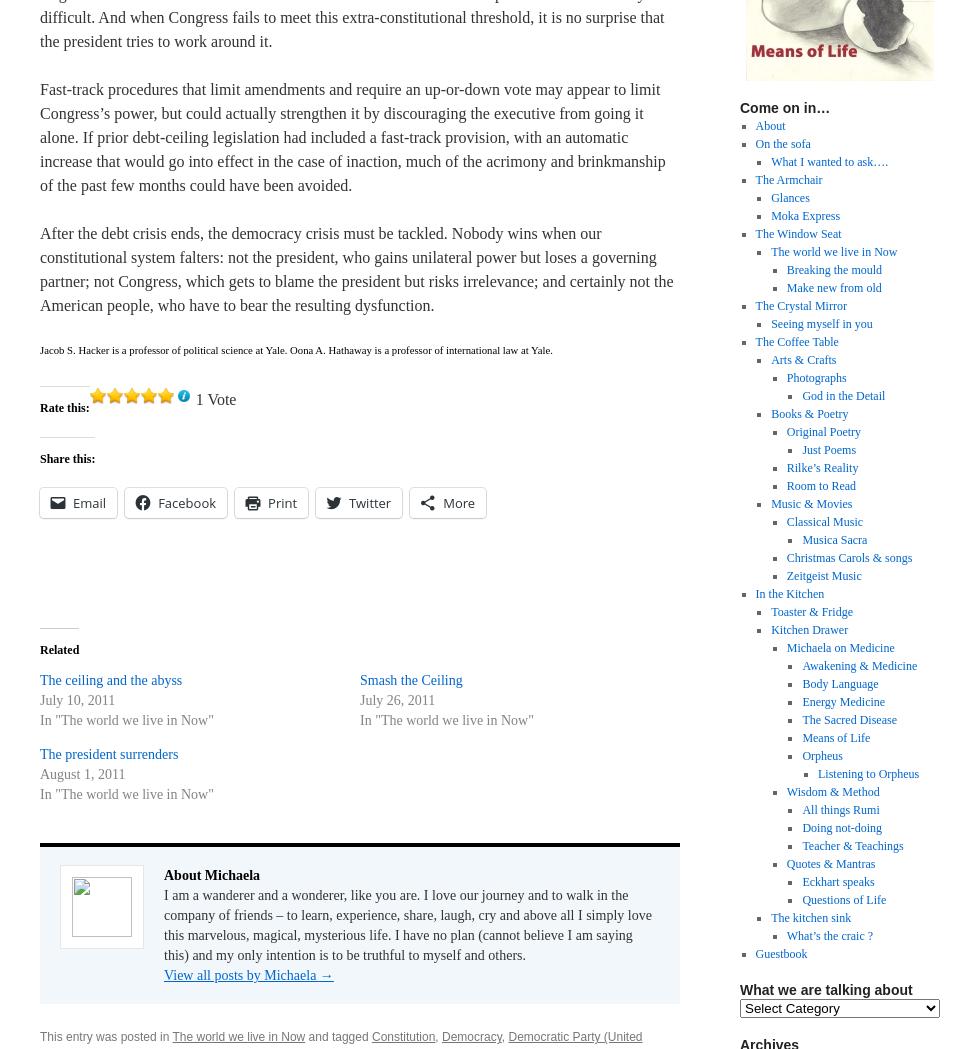  Describe the element at coordinates (802, 665) in the screenshot. I see `'Awakening & Medicine'` at that location.